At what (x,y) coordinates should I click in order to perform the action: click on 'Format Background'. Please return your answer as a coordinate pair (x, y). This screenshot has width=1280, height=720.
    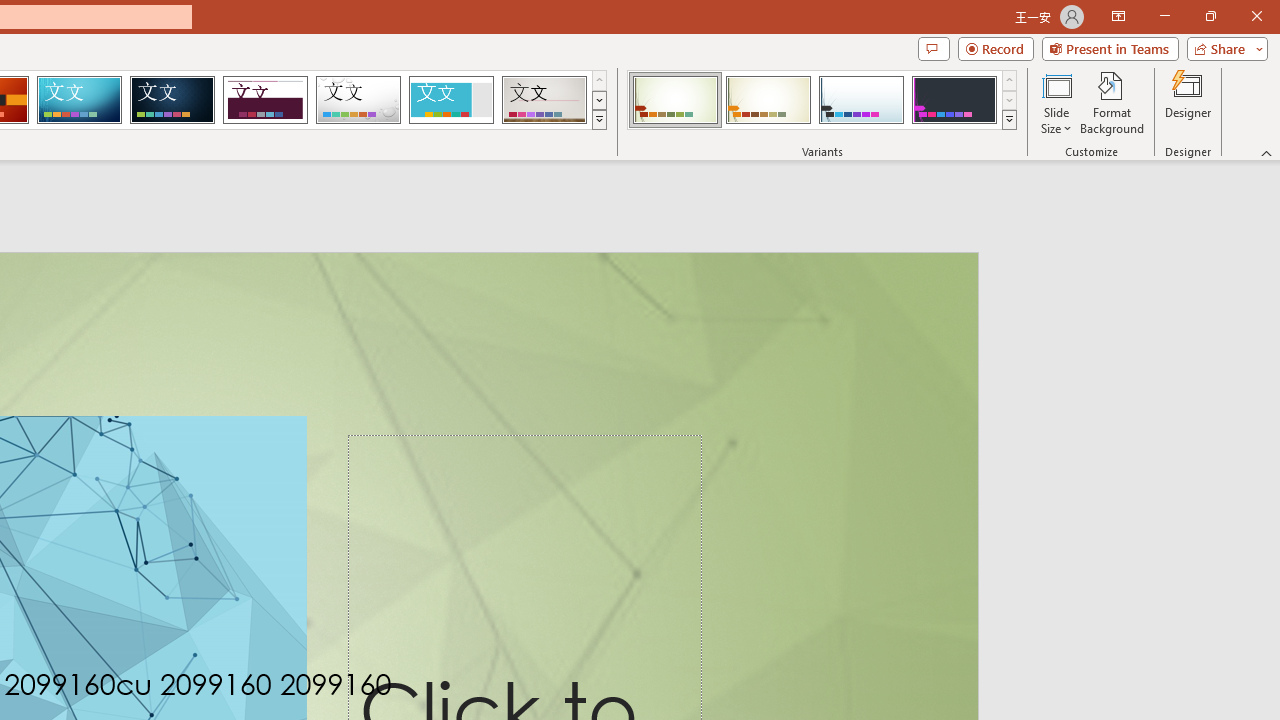
    Looking at the image, I should click on (1111, 103).